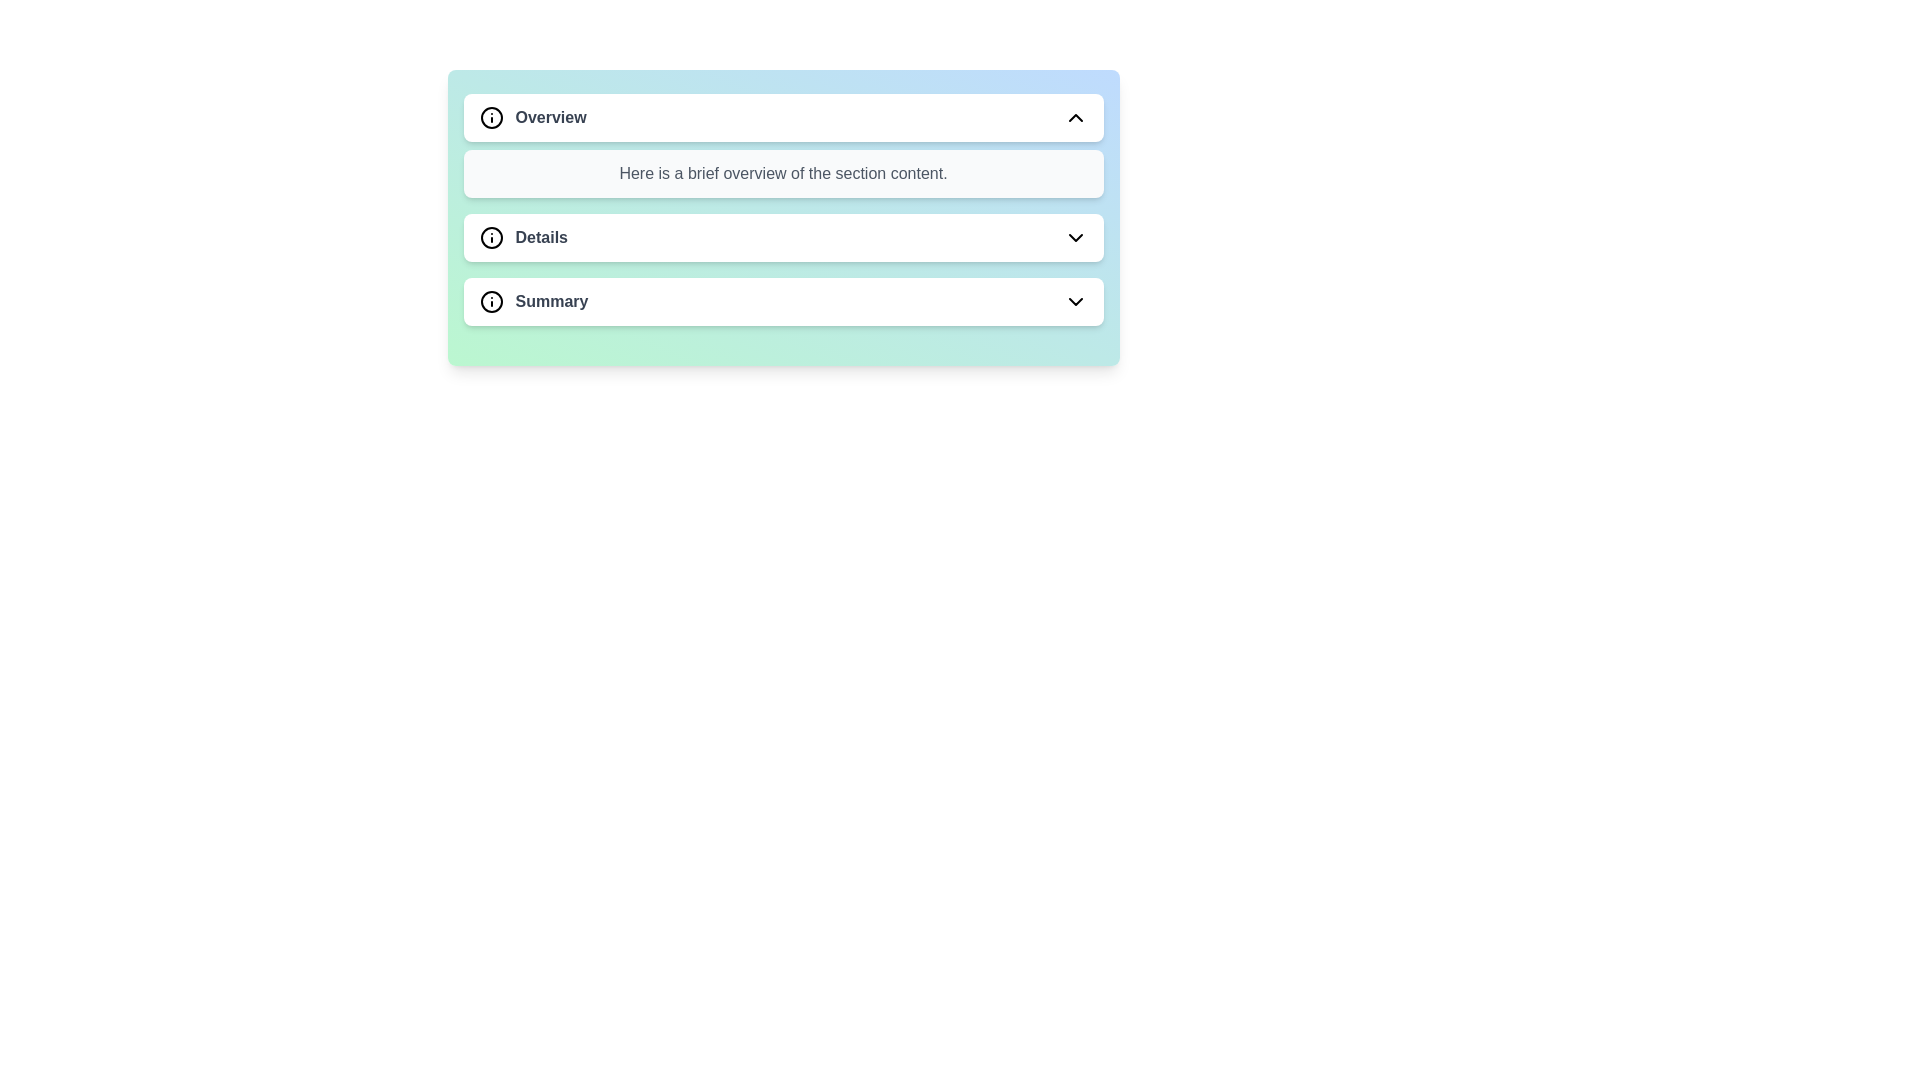  I want to click on the Text label with an accompanying icon that indicates a summary for a collapsible panel, located below the 'Overview' and 'Details' items, so click(533, 301).